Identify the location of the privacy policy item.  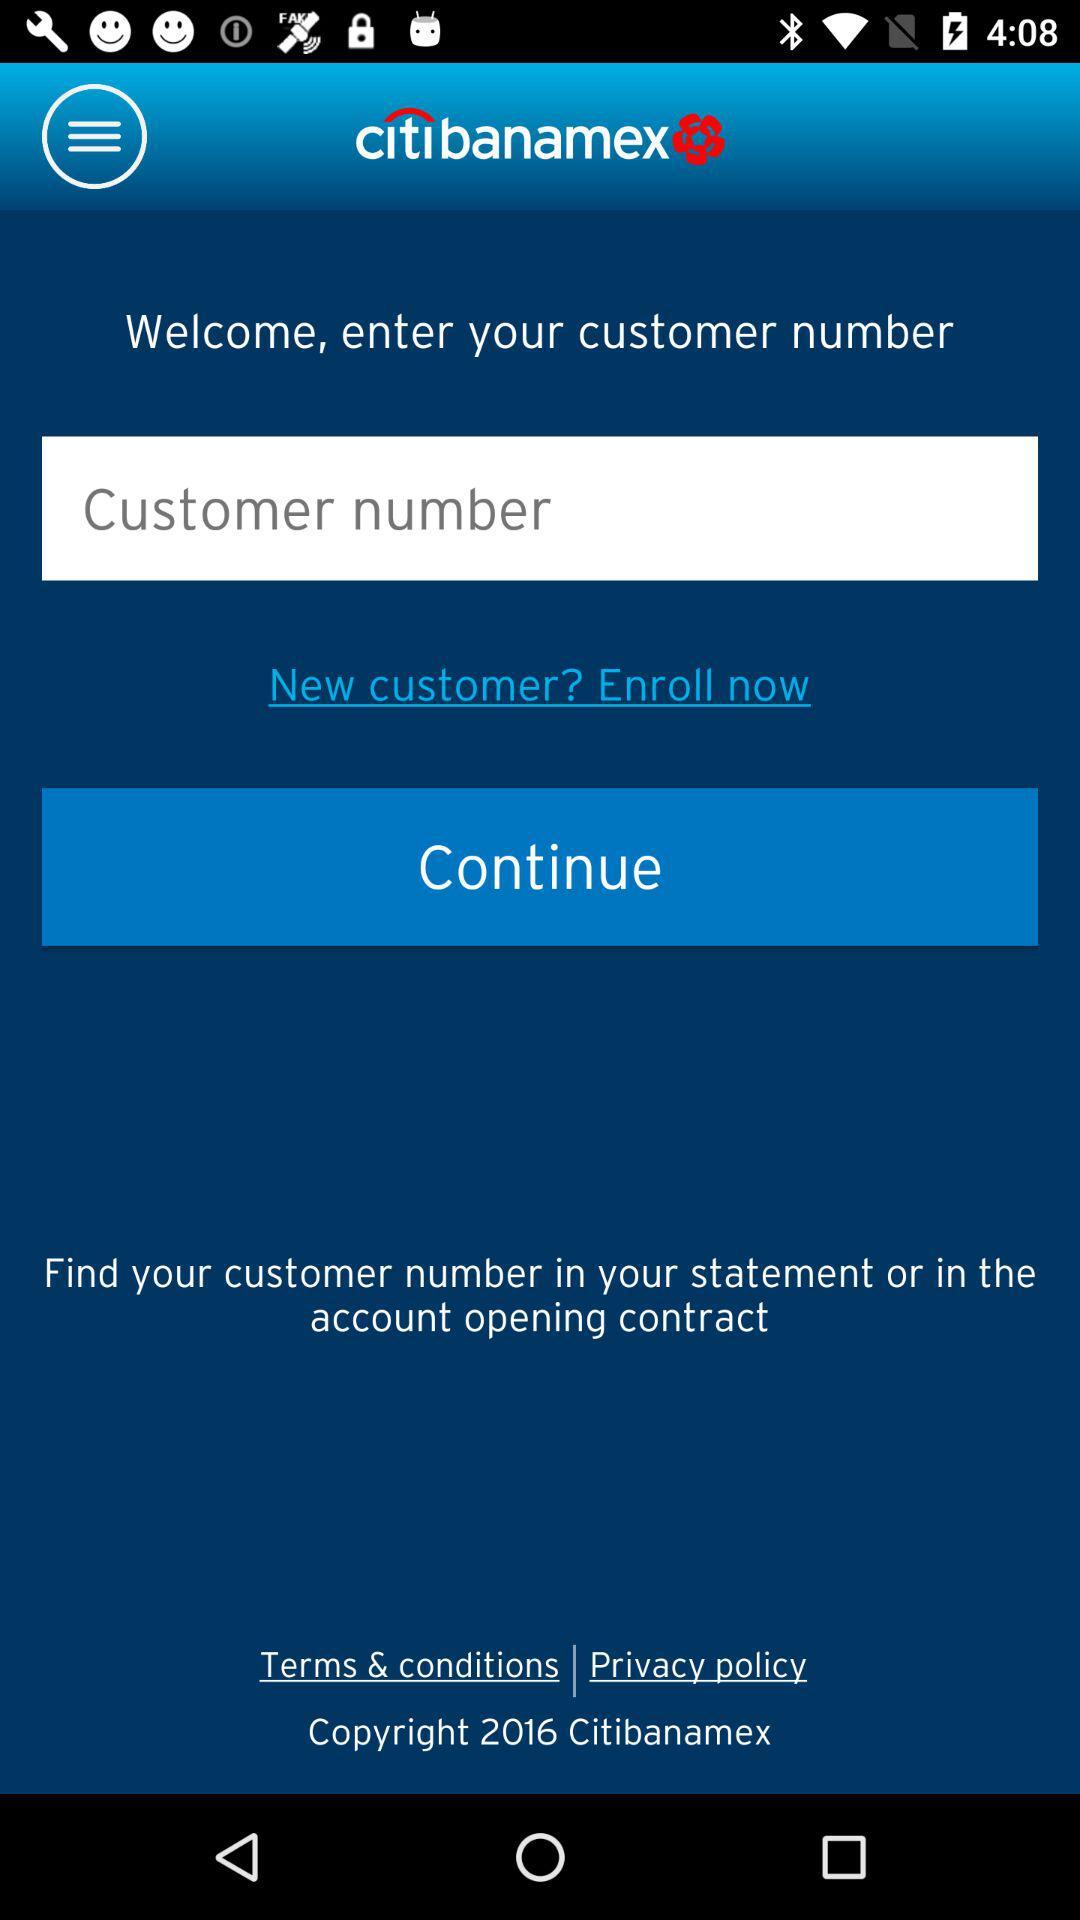
(704, 1670).